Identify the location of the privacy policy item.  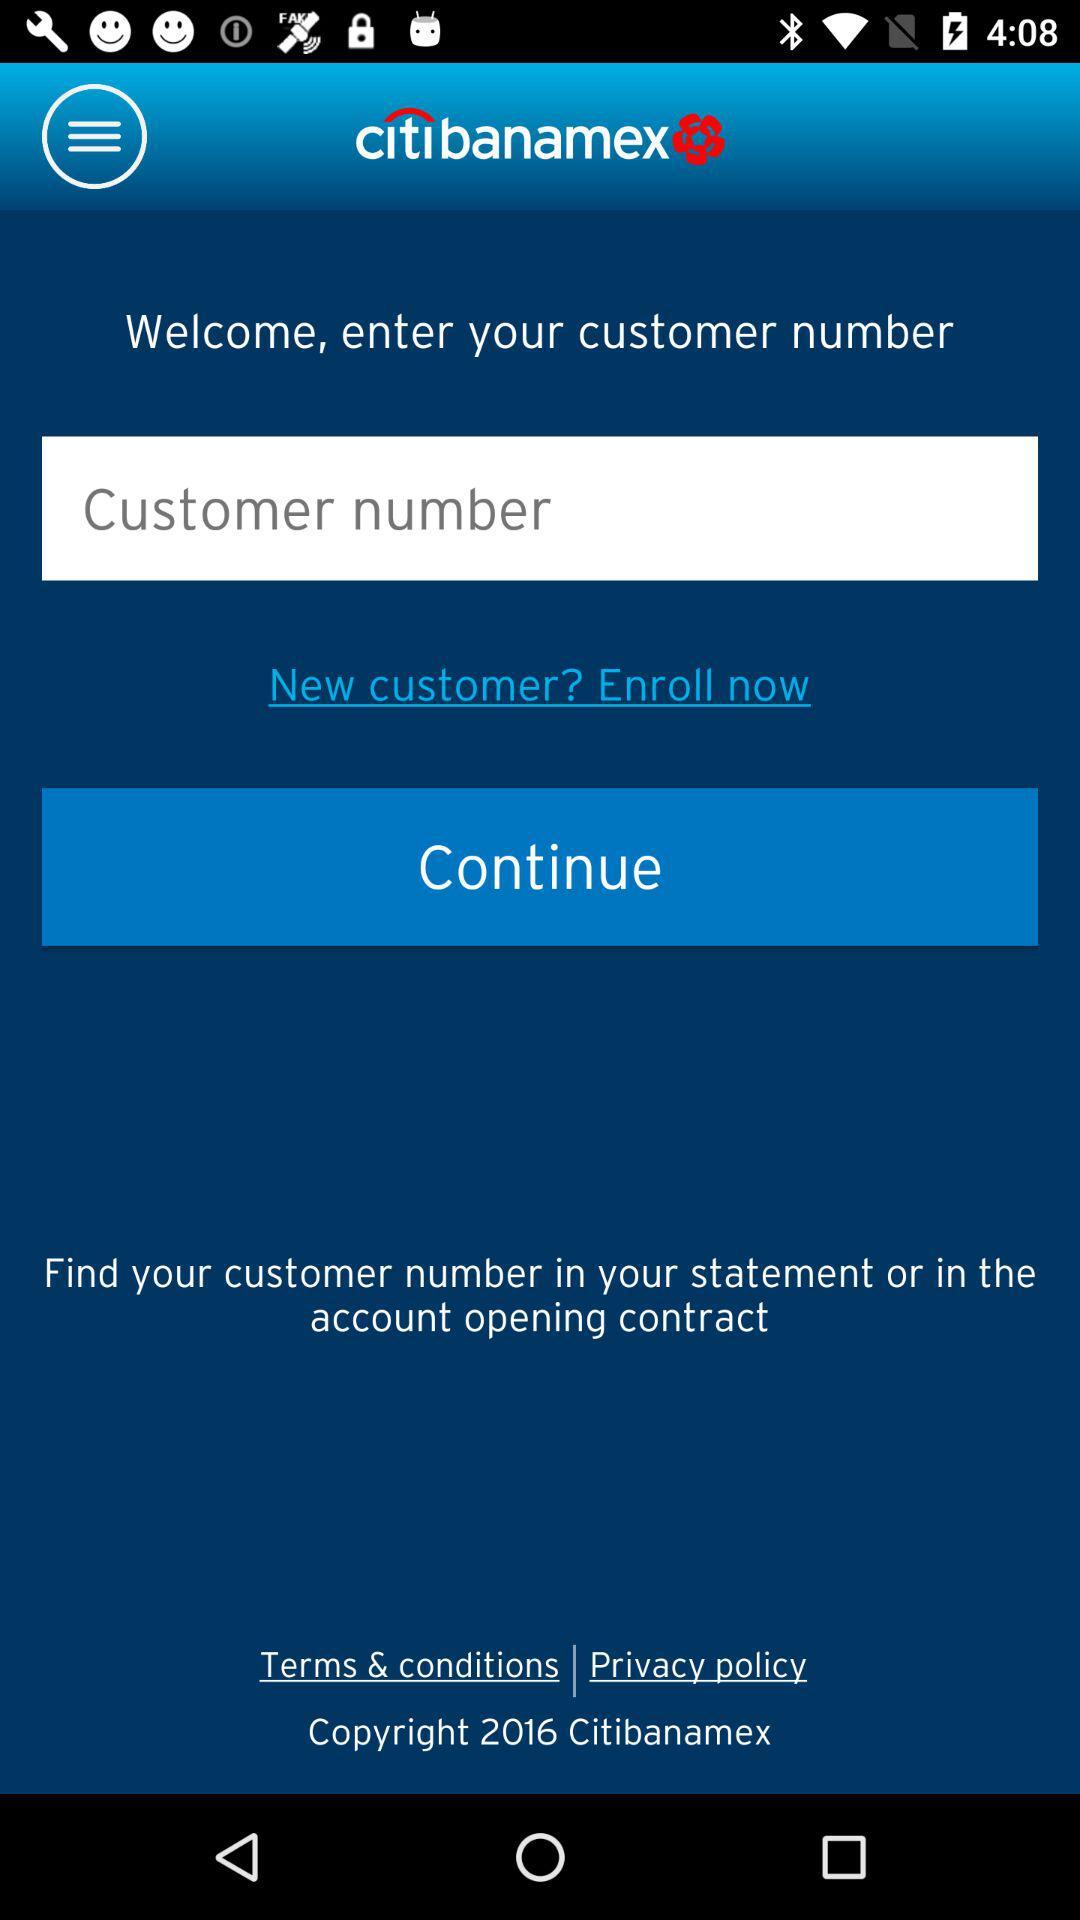
(704, 1670).